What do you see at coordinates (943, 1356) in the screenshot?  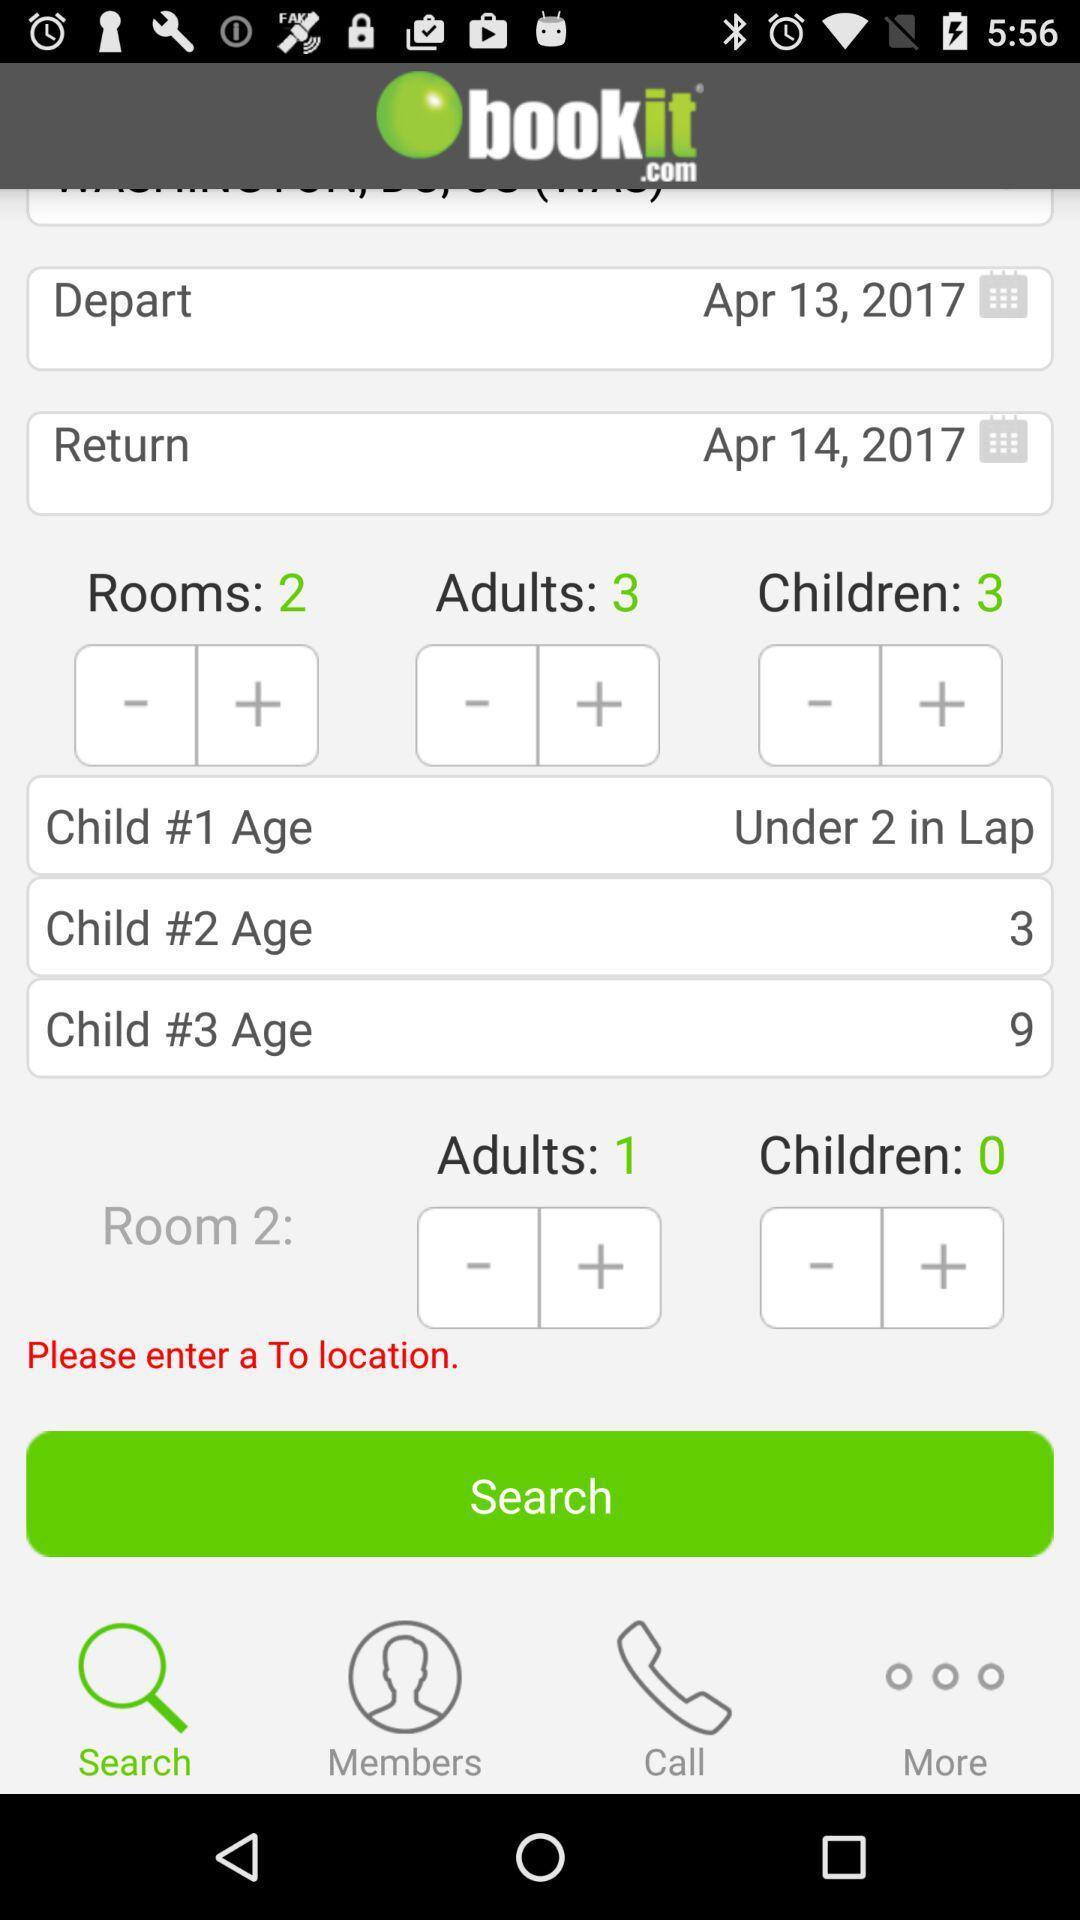 I see `the add icon` at bounding box center [943, 1356].